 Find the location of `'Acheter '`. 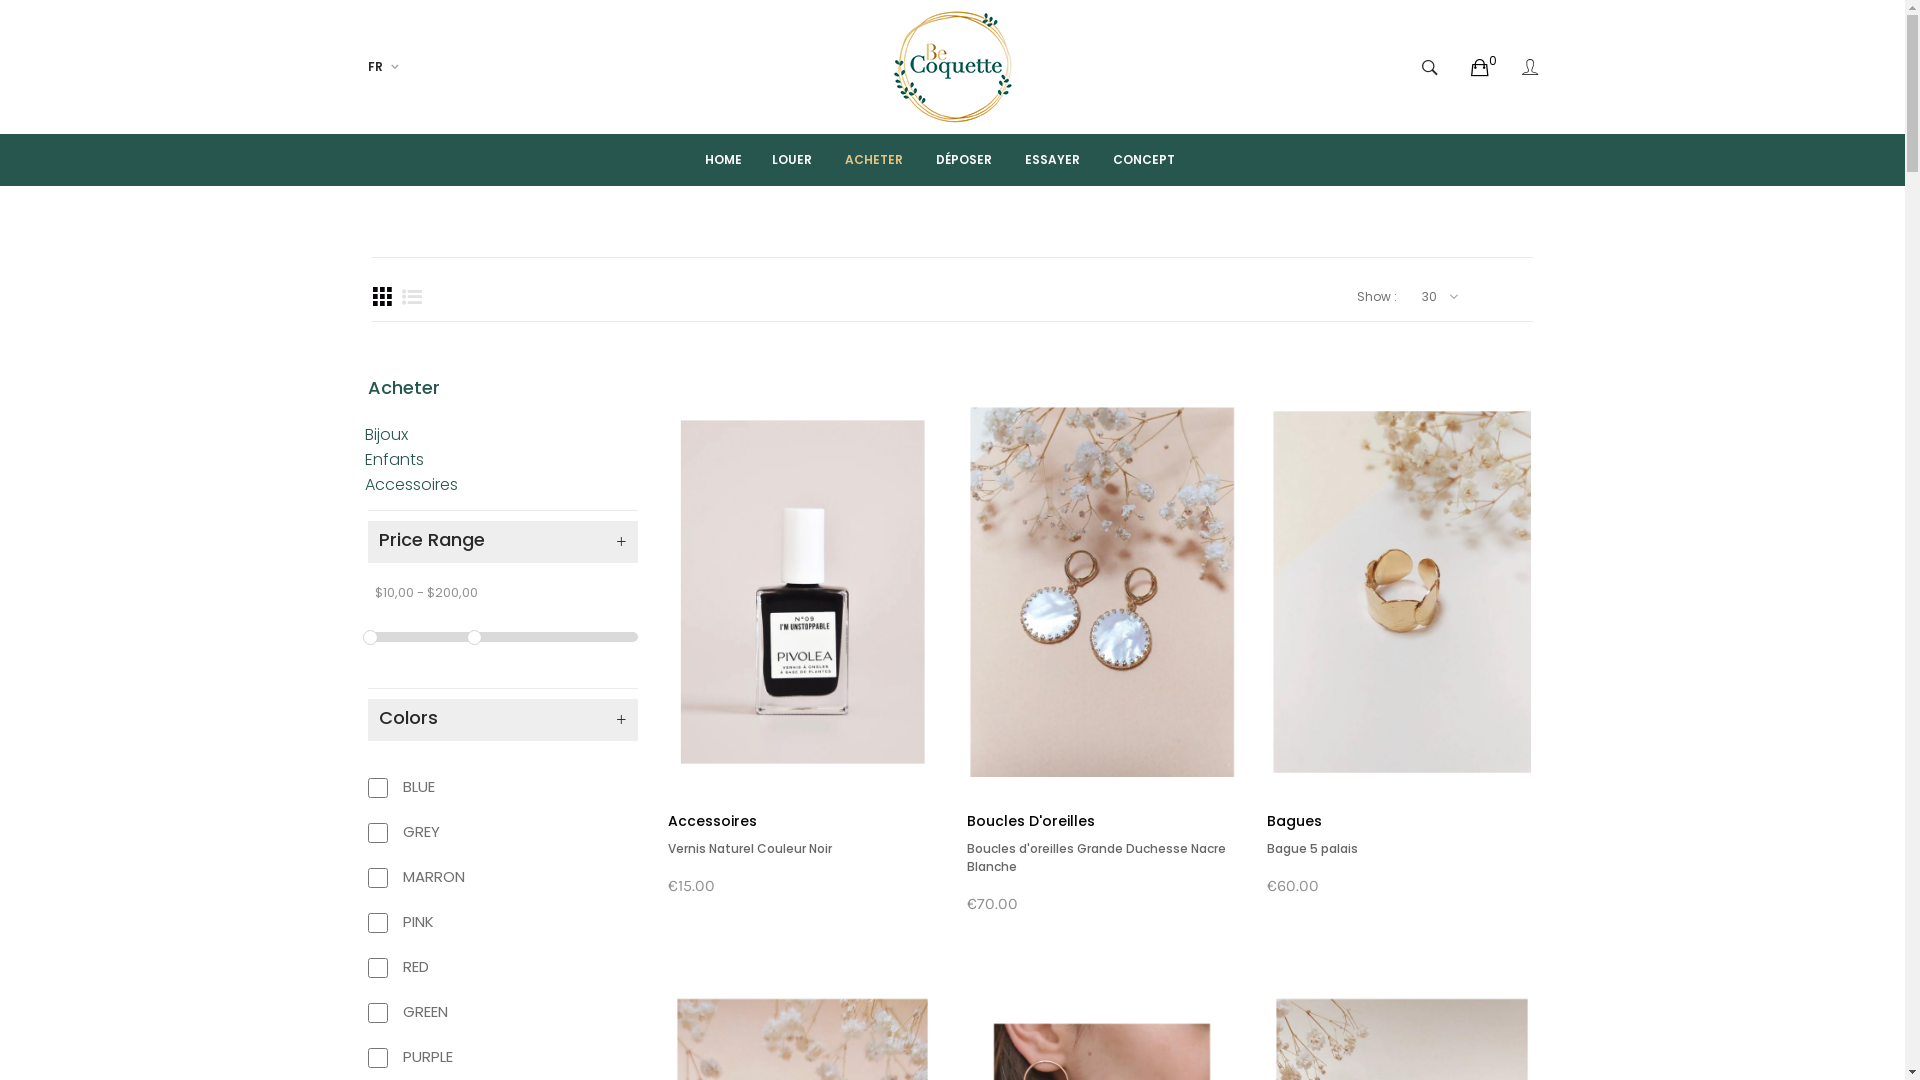

'Acheter ' is located at coordinates (405, 387).